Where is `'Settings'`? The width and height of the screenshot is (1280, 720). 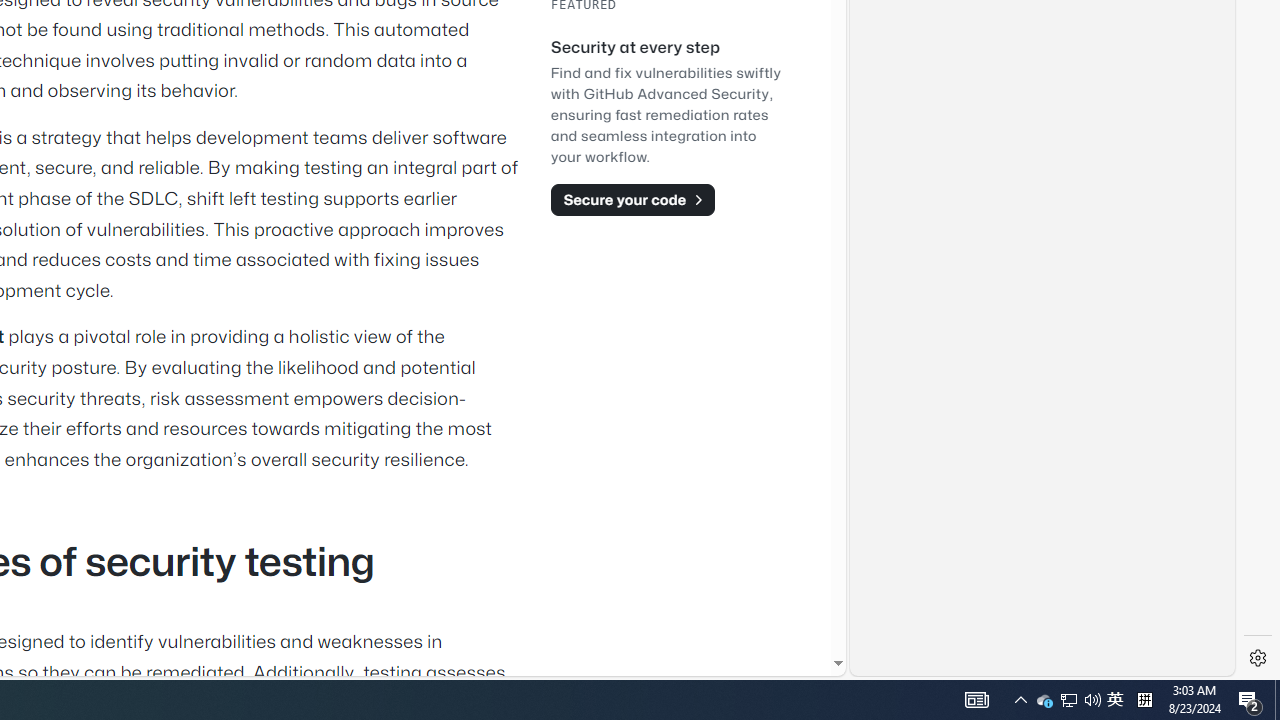
'Settings' is located at coordinates (1257, 658).